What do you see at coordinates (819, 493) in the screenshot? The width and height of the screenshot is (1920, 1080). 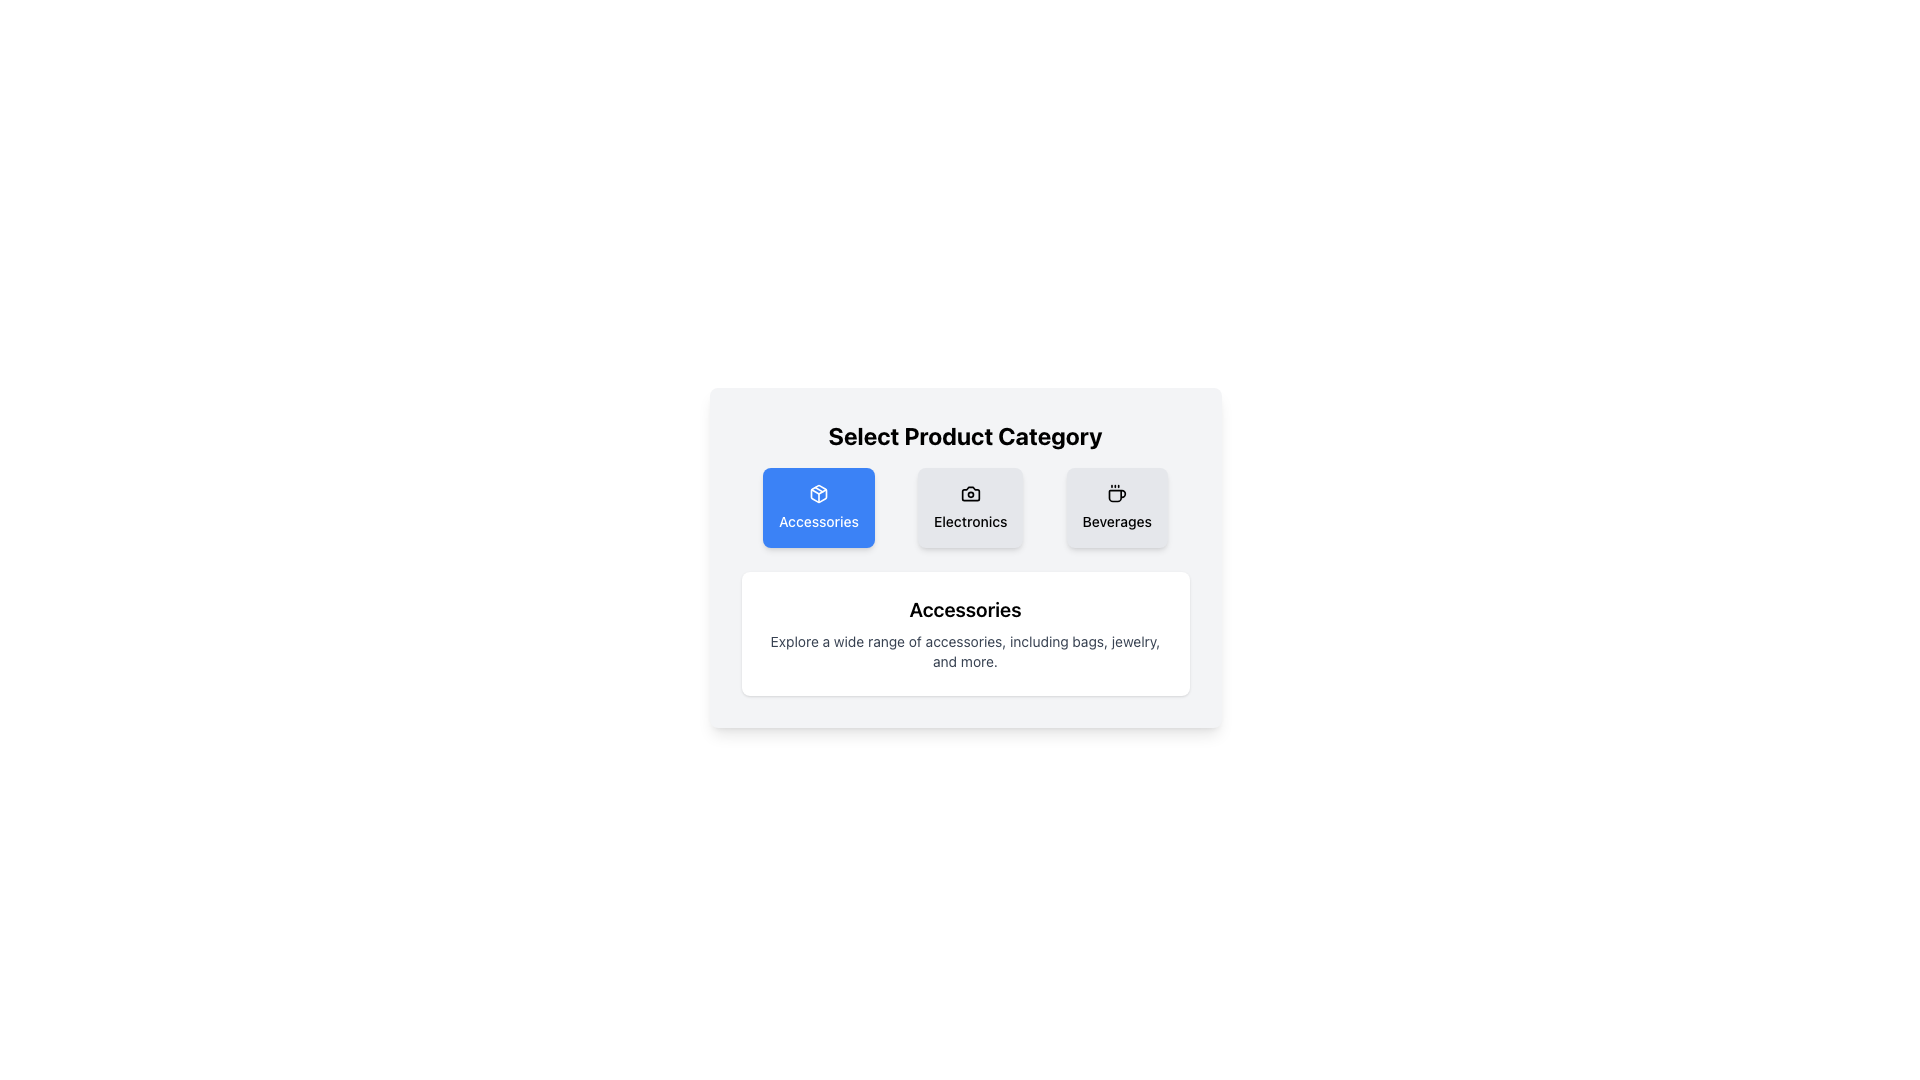 I see `the package box icon located within the blue square card labeled 'Accessories' in the leftmost section of the category row` at bounding box center [819, 493].